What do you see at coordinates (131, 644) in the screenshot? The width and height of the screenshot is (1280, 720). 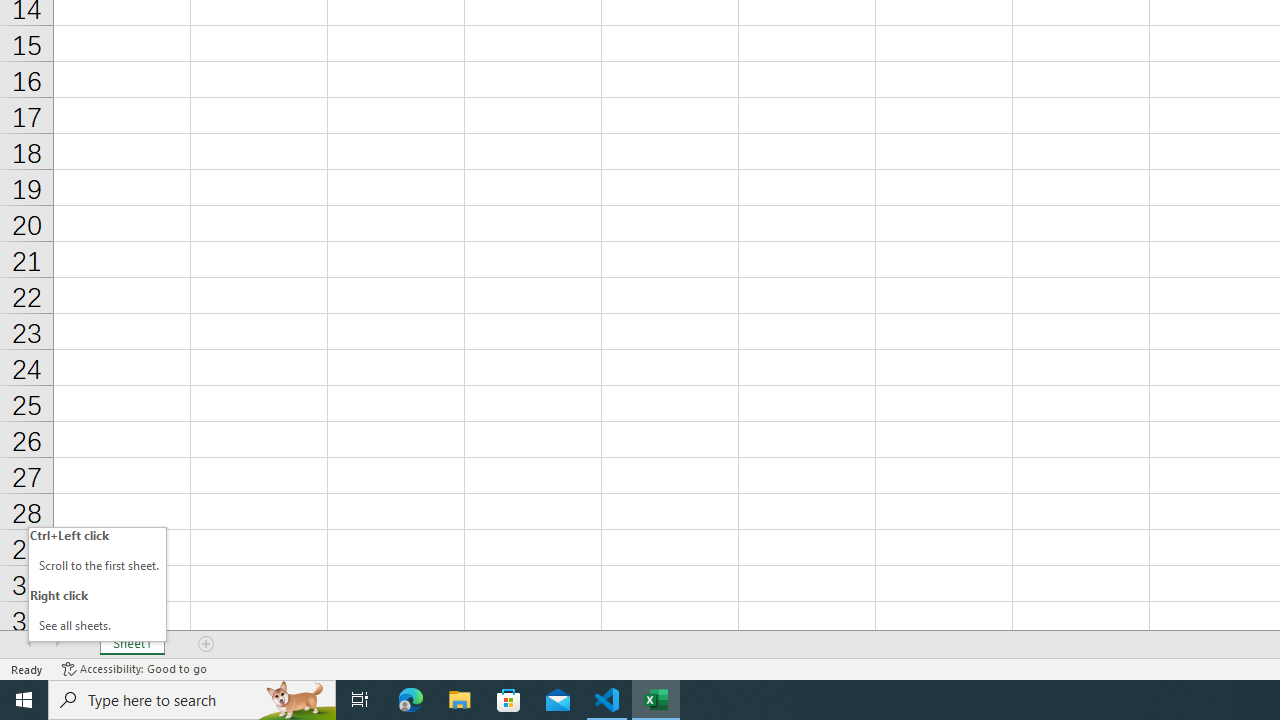 I see `'Sheet1'` at bounding box center [131, 644].